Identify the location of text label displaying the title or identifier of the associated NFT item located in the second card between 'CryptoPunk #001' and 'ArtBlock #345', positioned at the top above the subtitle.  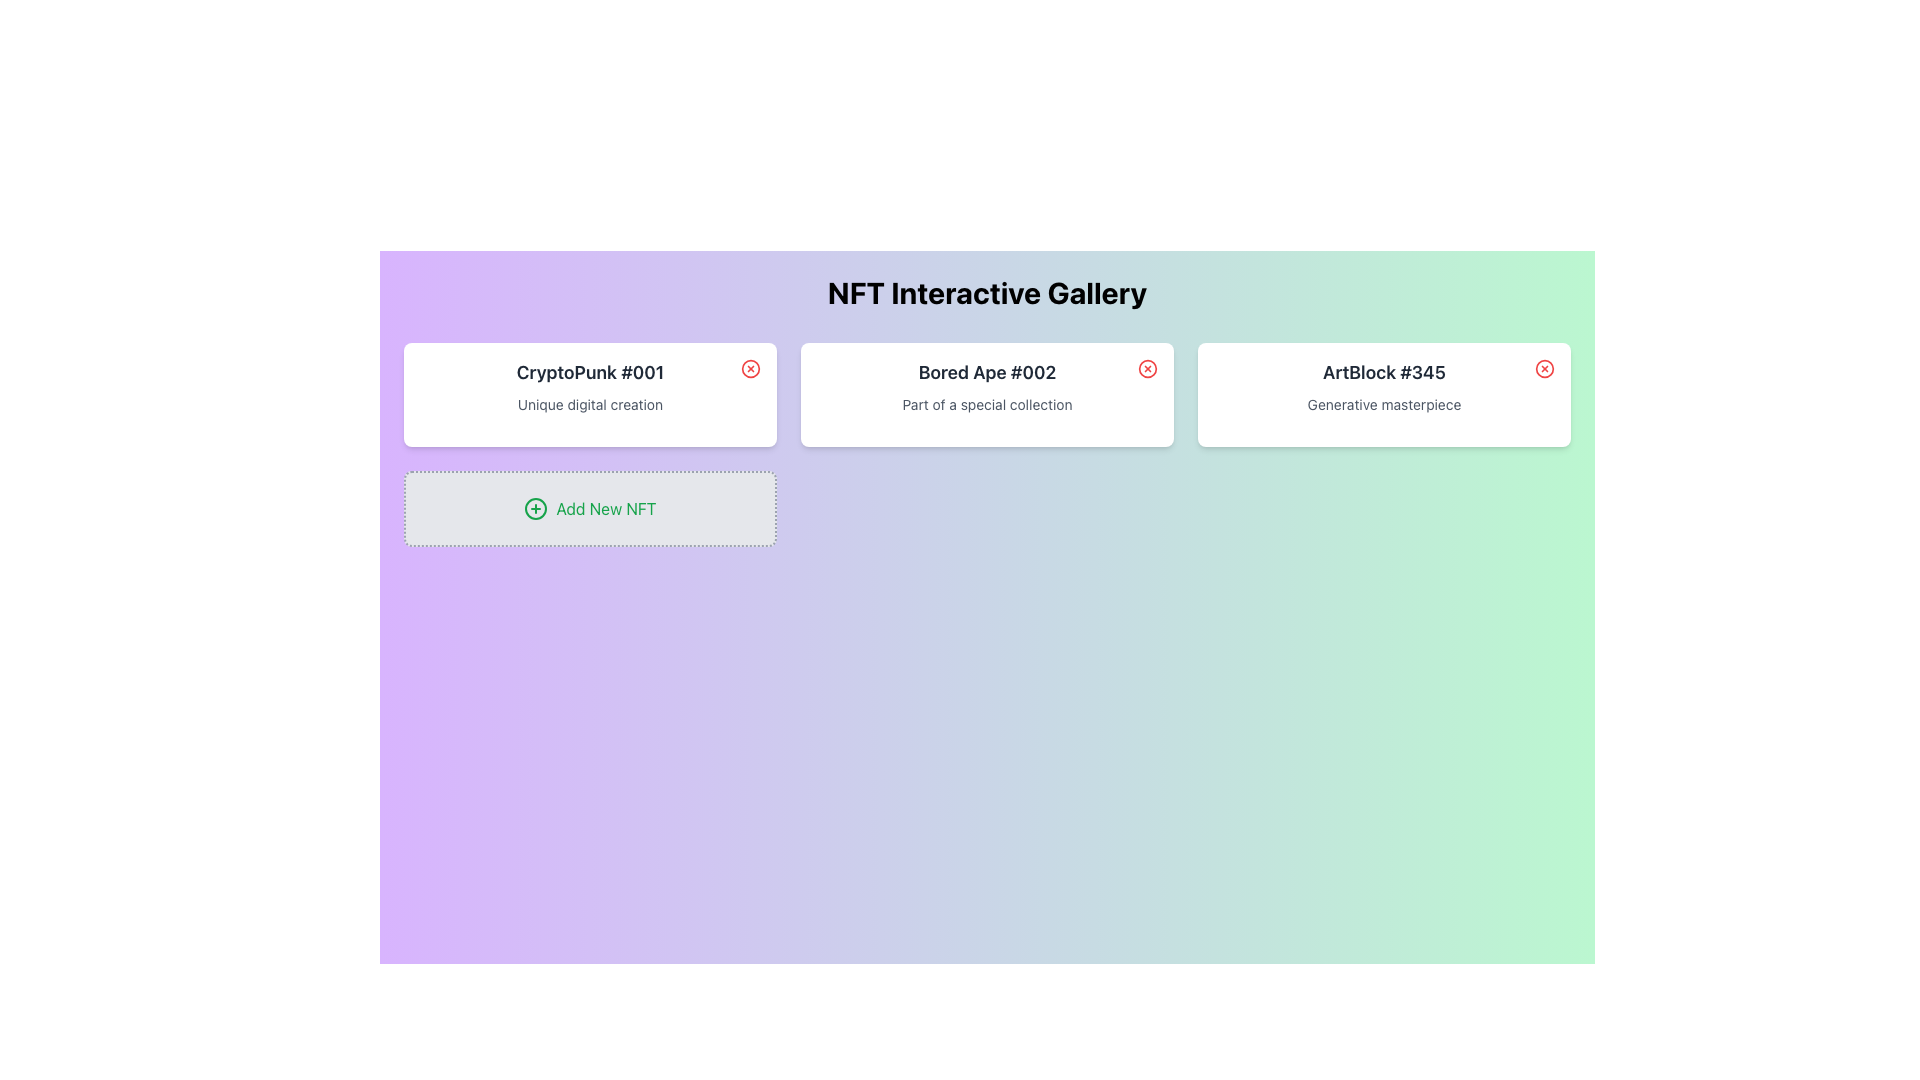
(987, 373).